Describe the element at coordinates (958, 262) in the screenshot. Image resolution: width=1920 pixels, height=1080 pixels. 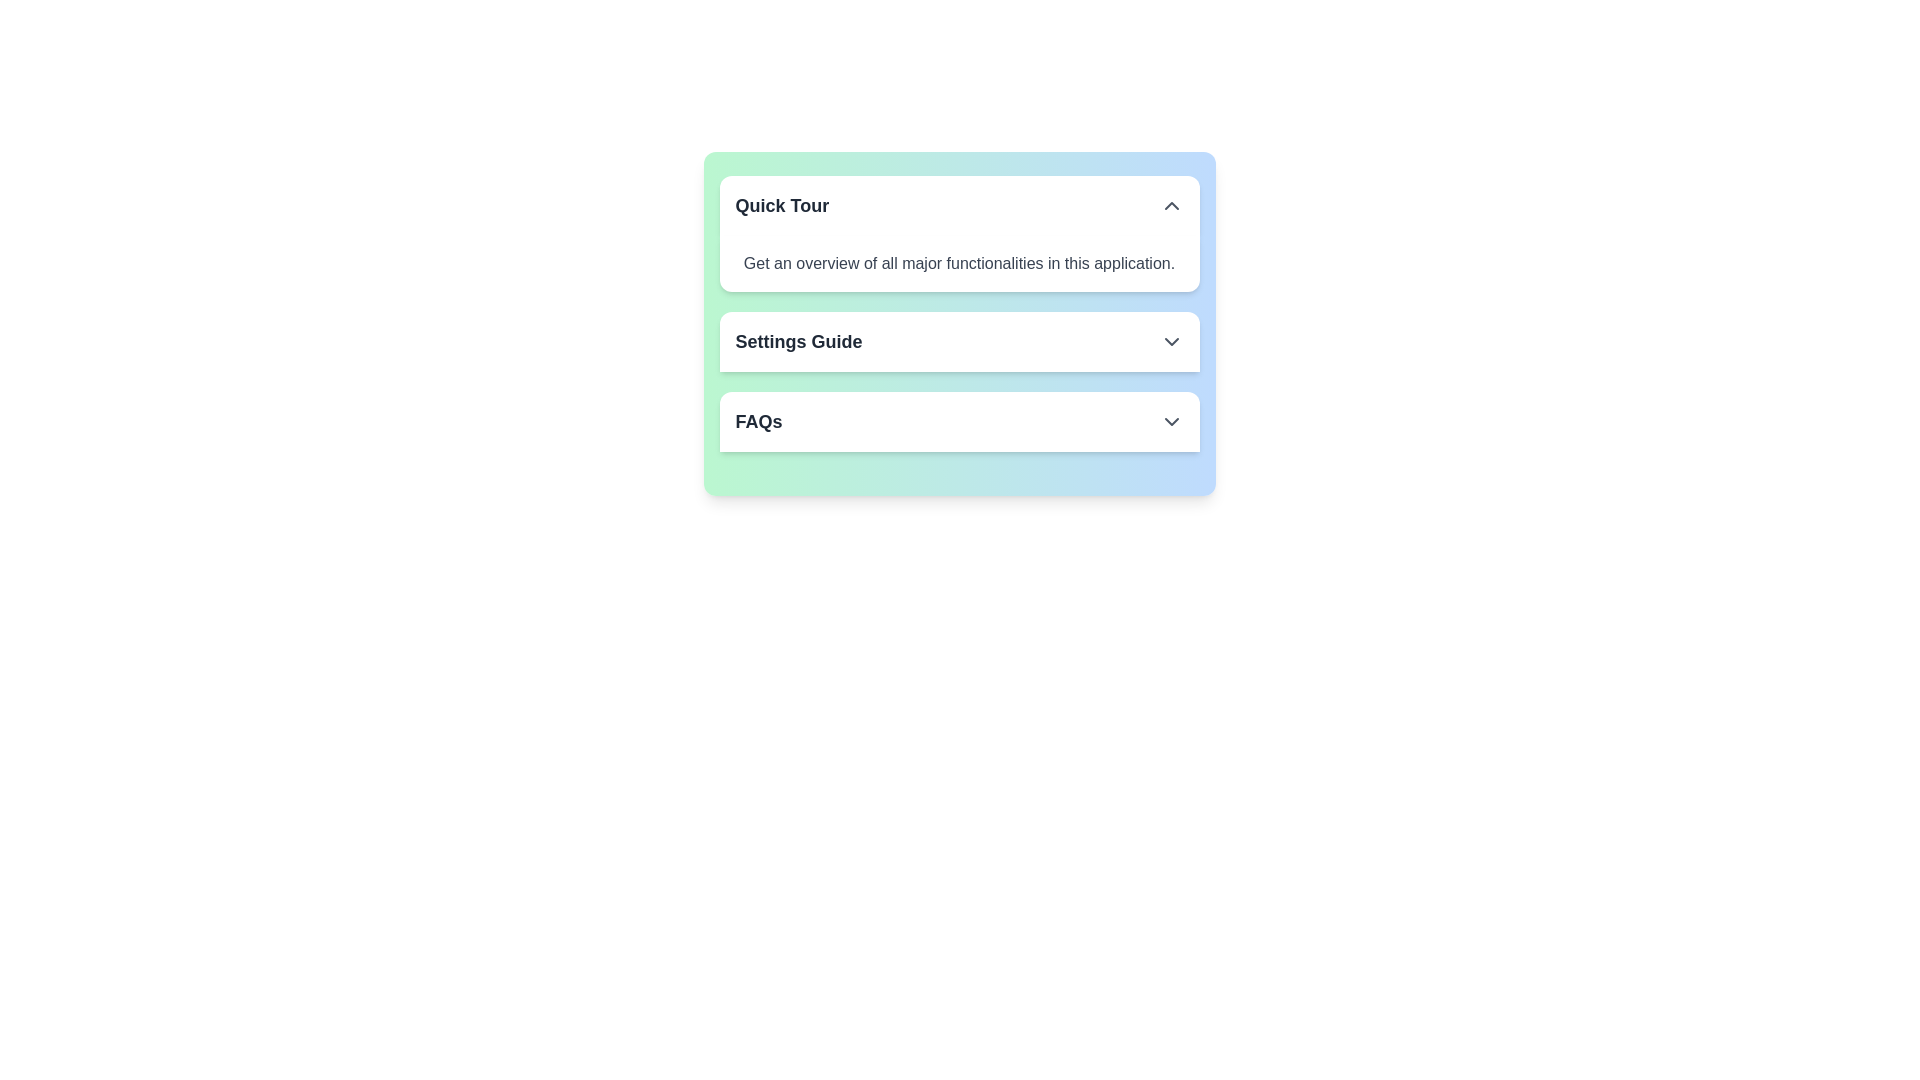
I see `the text label that reads 'Get an overview of all major functionalities in this application.' which is positioned directly below the title 'Quick Tour'` at that location.